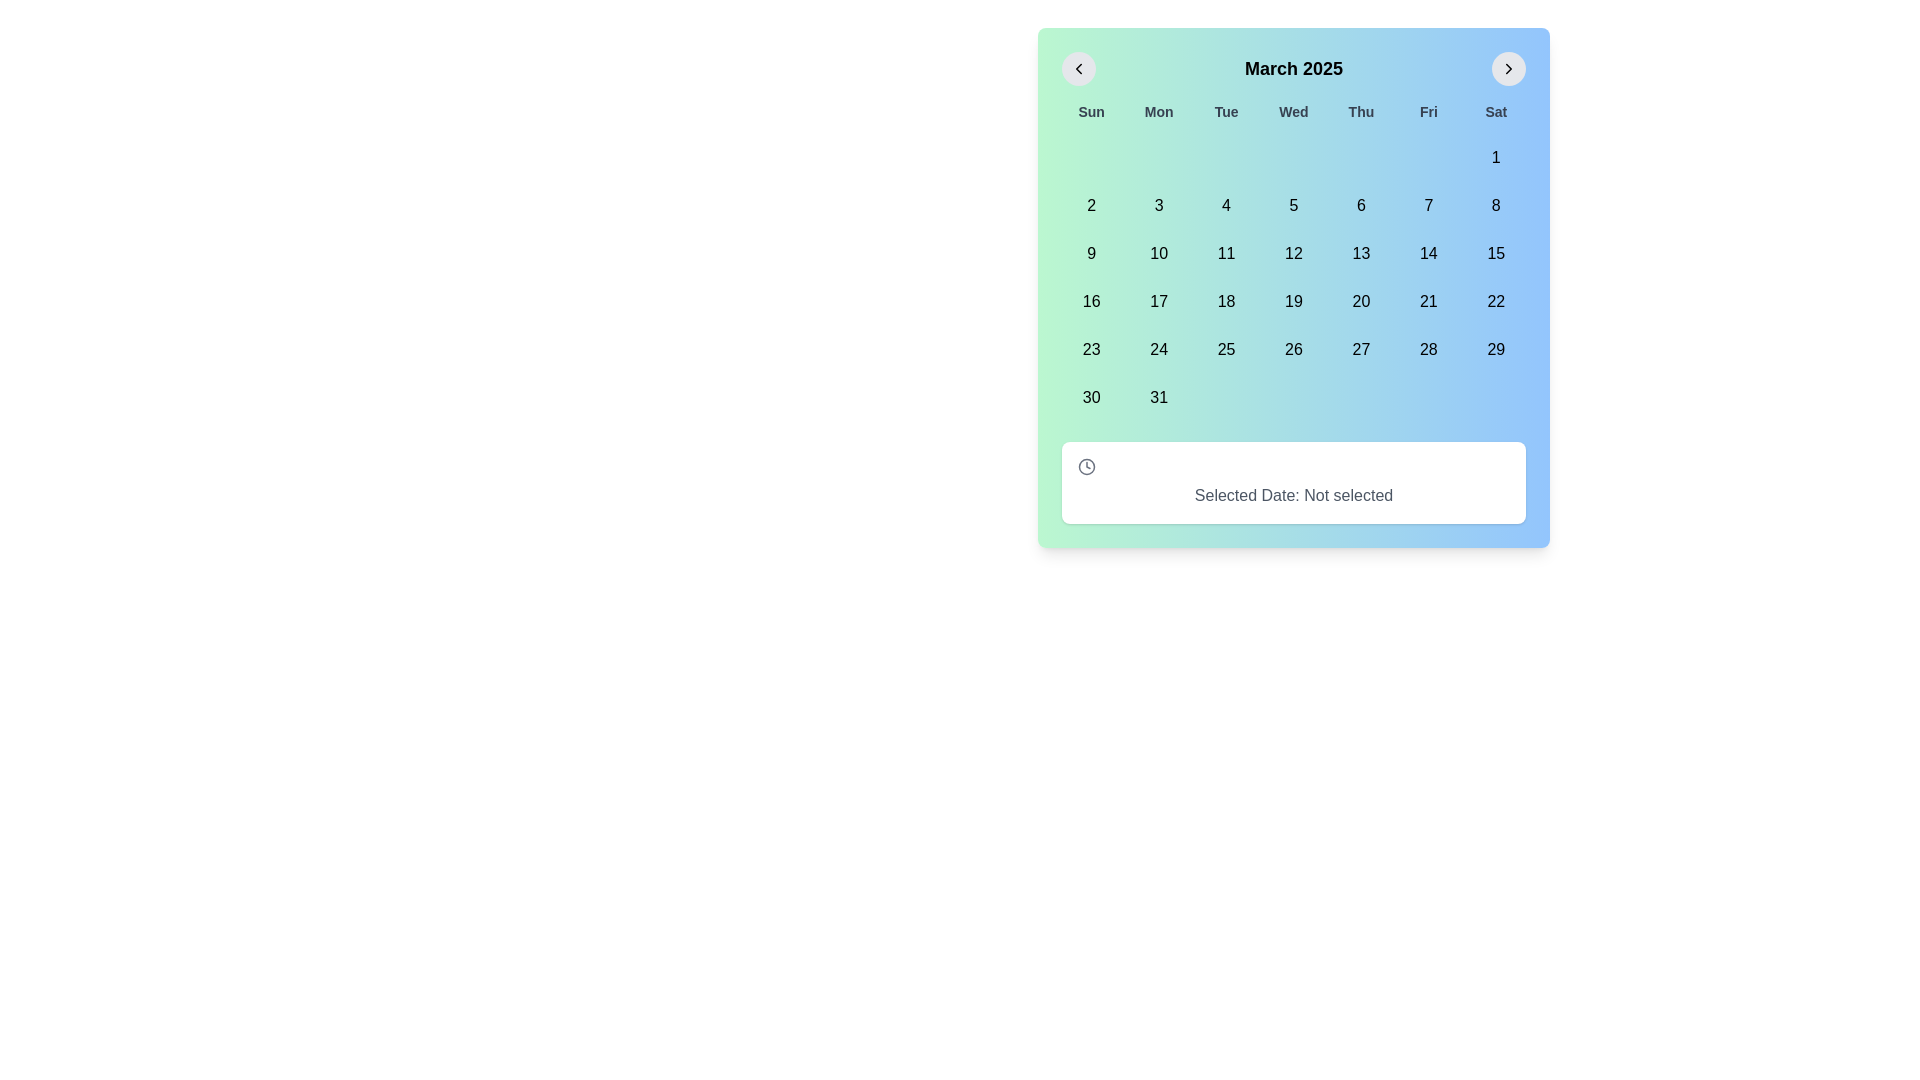  What do you see at coordinates (1225, 253) in the screenshot?
I see `the rounded rectangular button labeled '11'` at bounding box center [1225, 253].